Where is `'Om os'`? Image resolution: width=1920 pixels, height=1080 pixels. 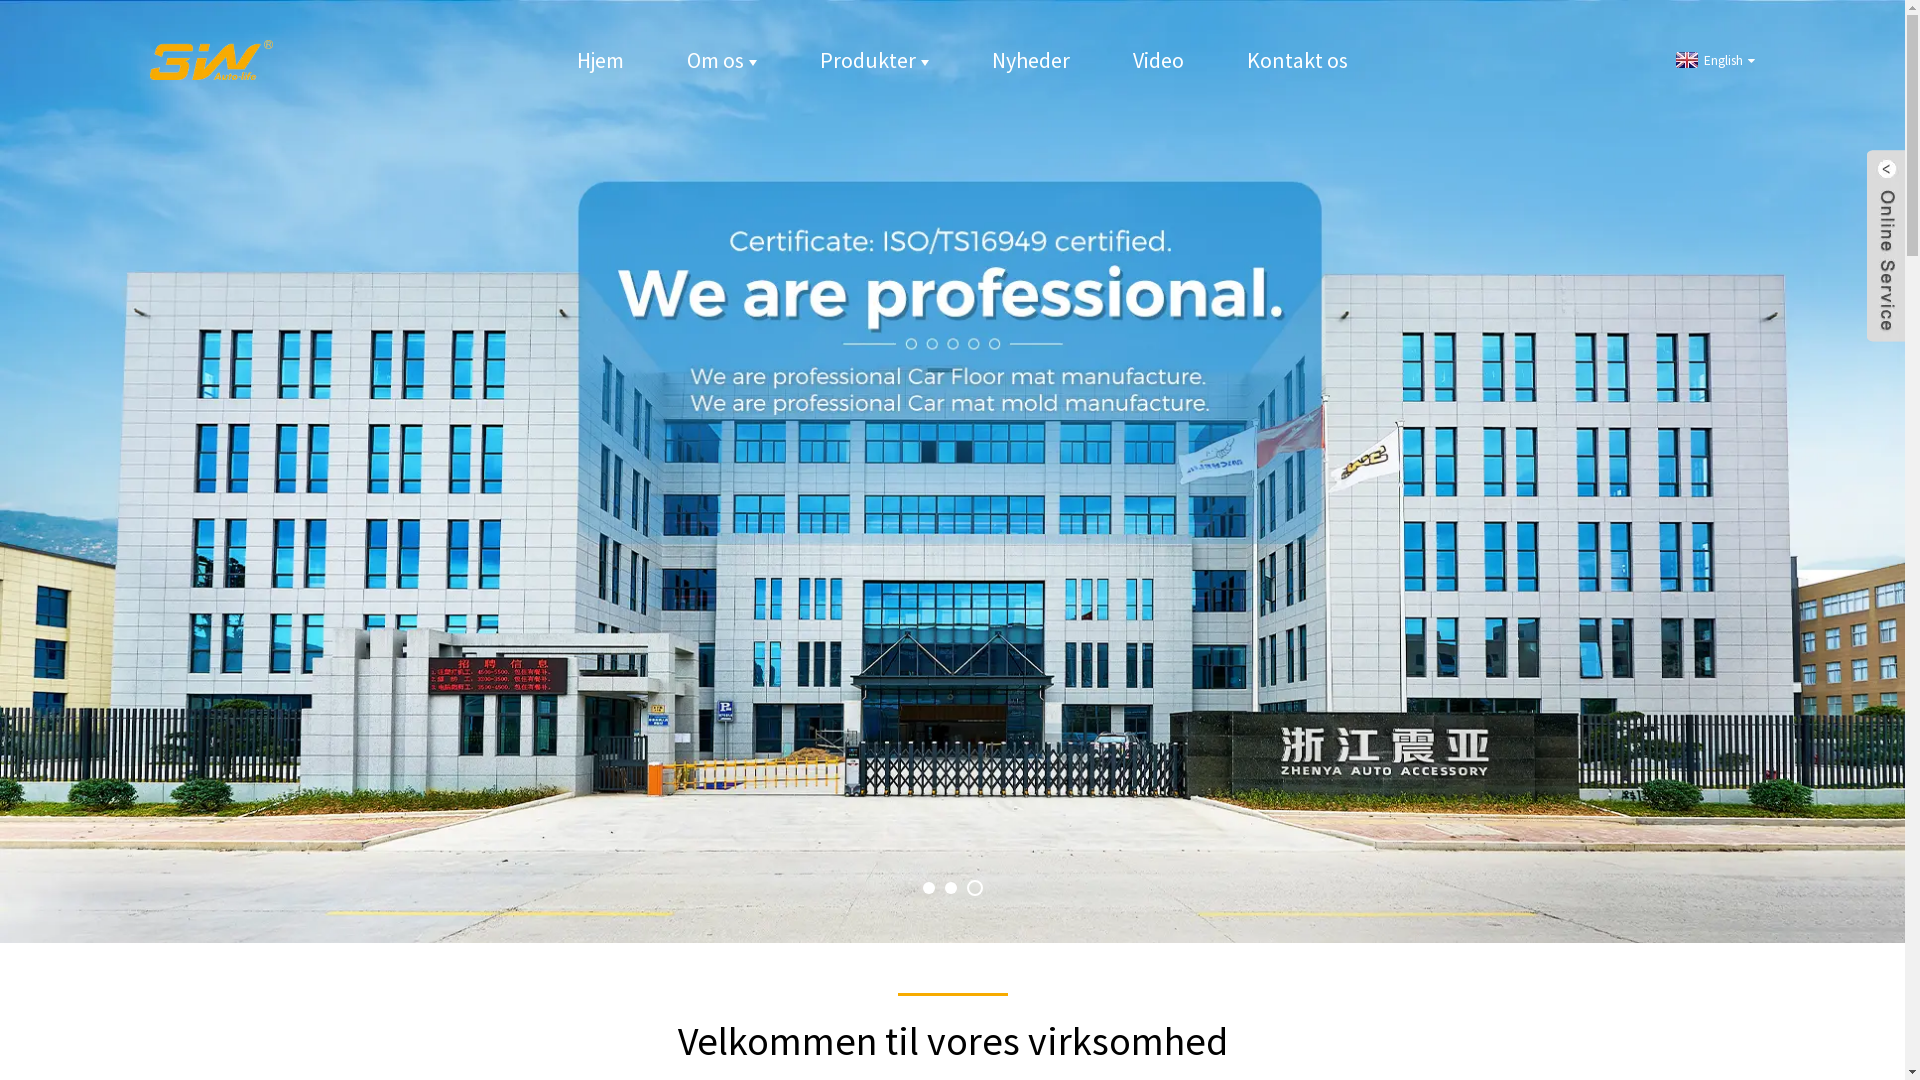 'Om os' is located at coordinates (686, 59).